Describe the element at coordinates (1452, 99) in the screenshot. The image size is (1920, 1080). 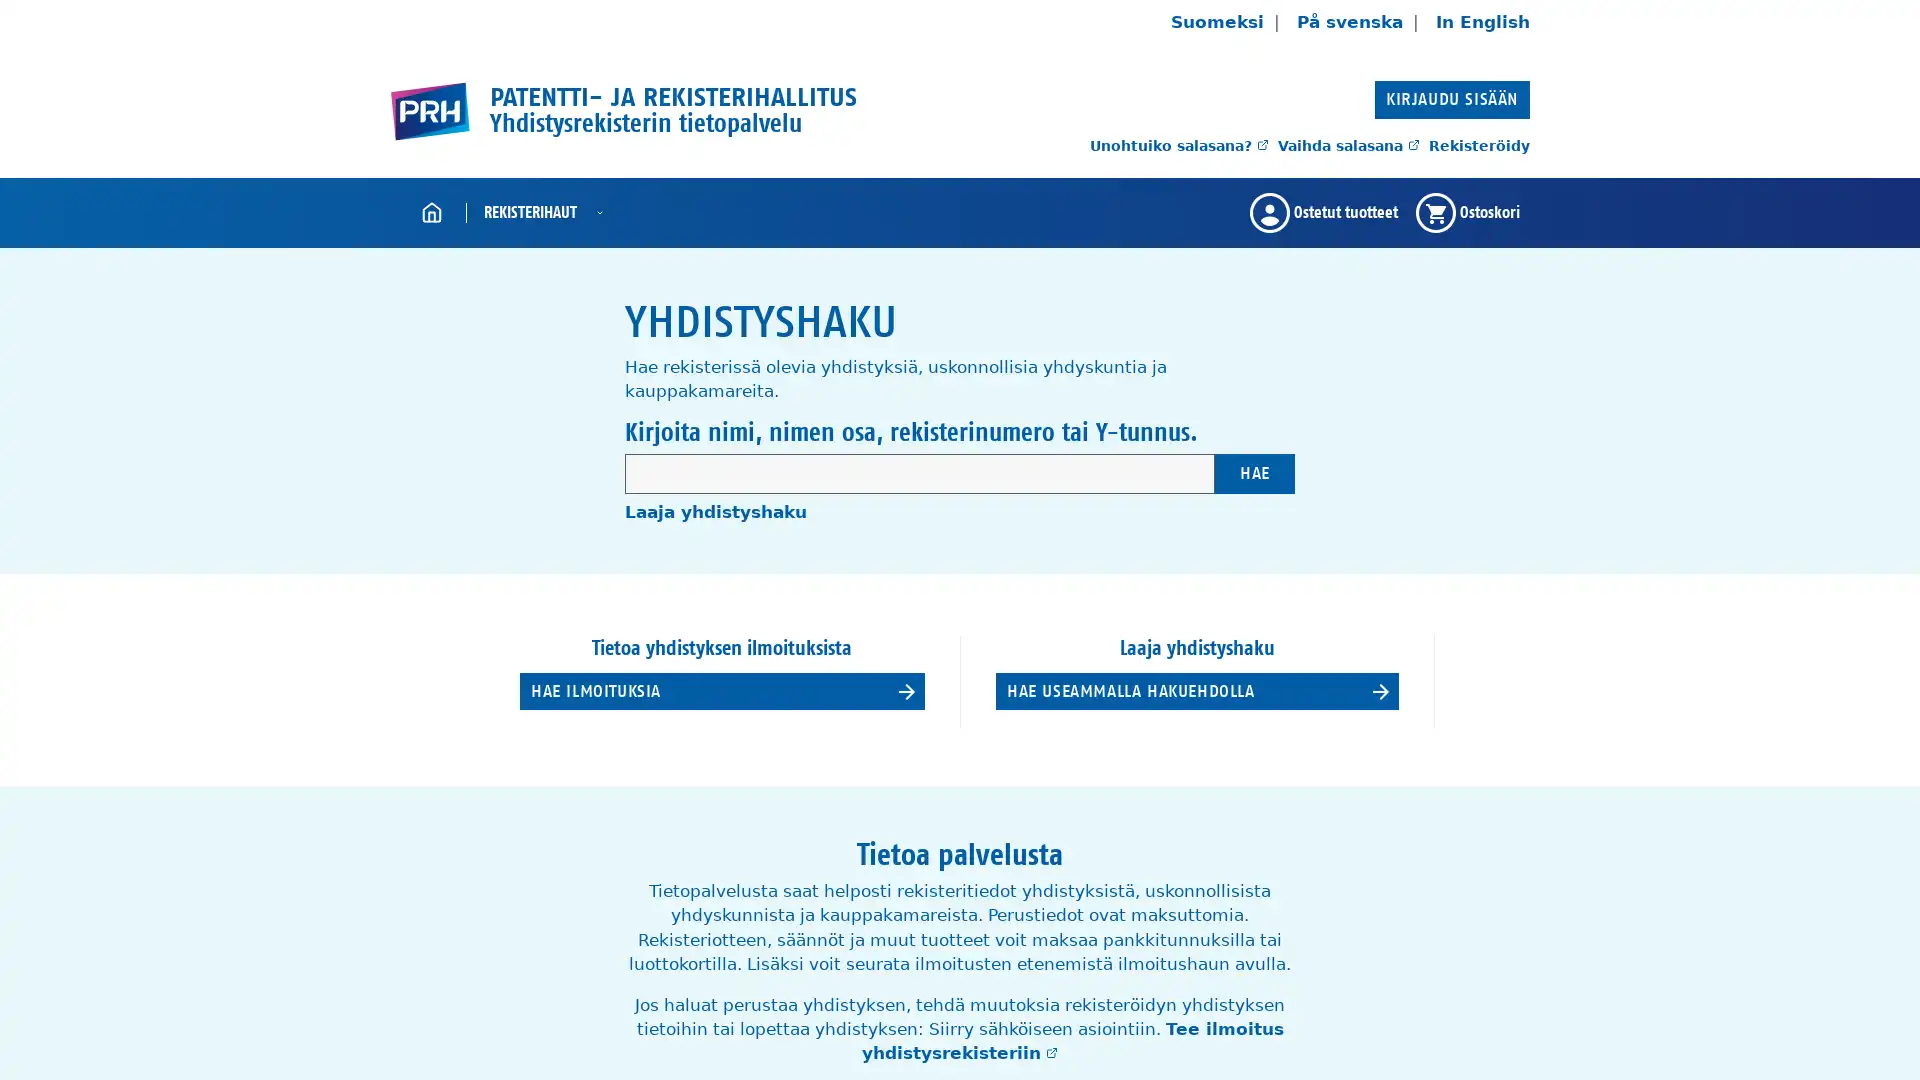
I see `Kirjaudu sisaan` at that location.